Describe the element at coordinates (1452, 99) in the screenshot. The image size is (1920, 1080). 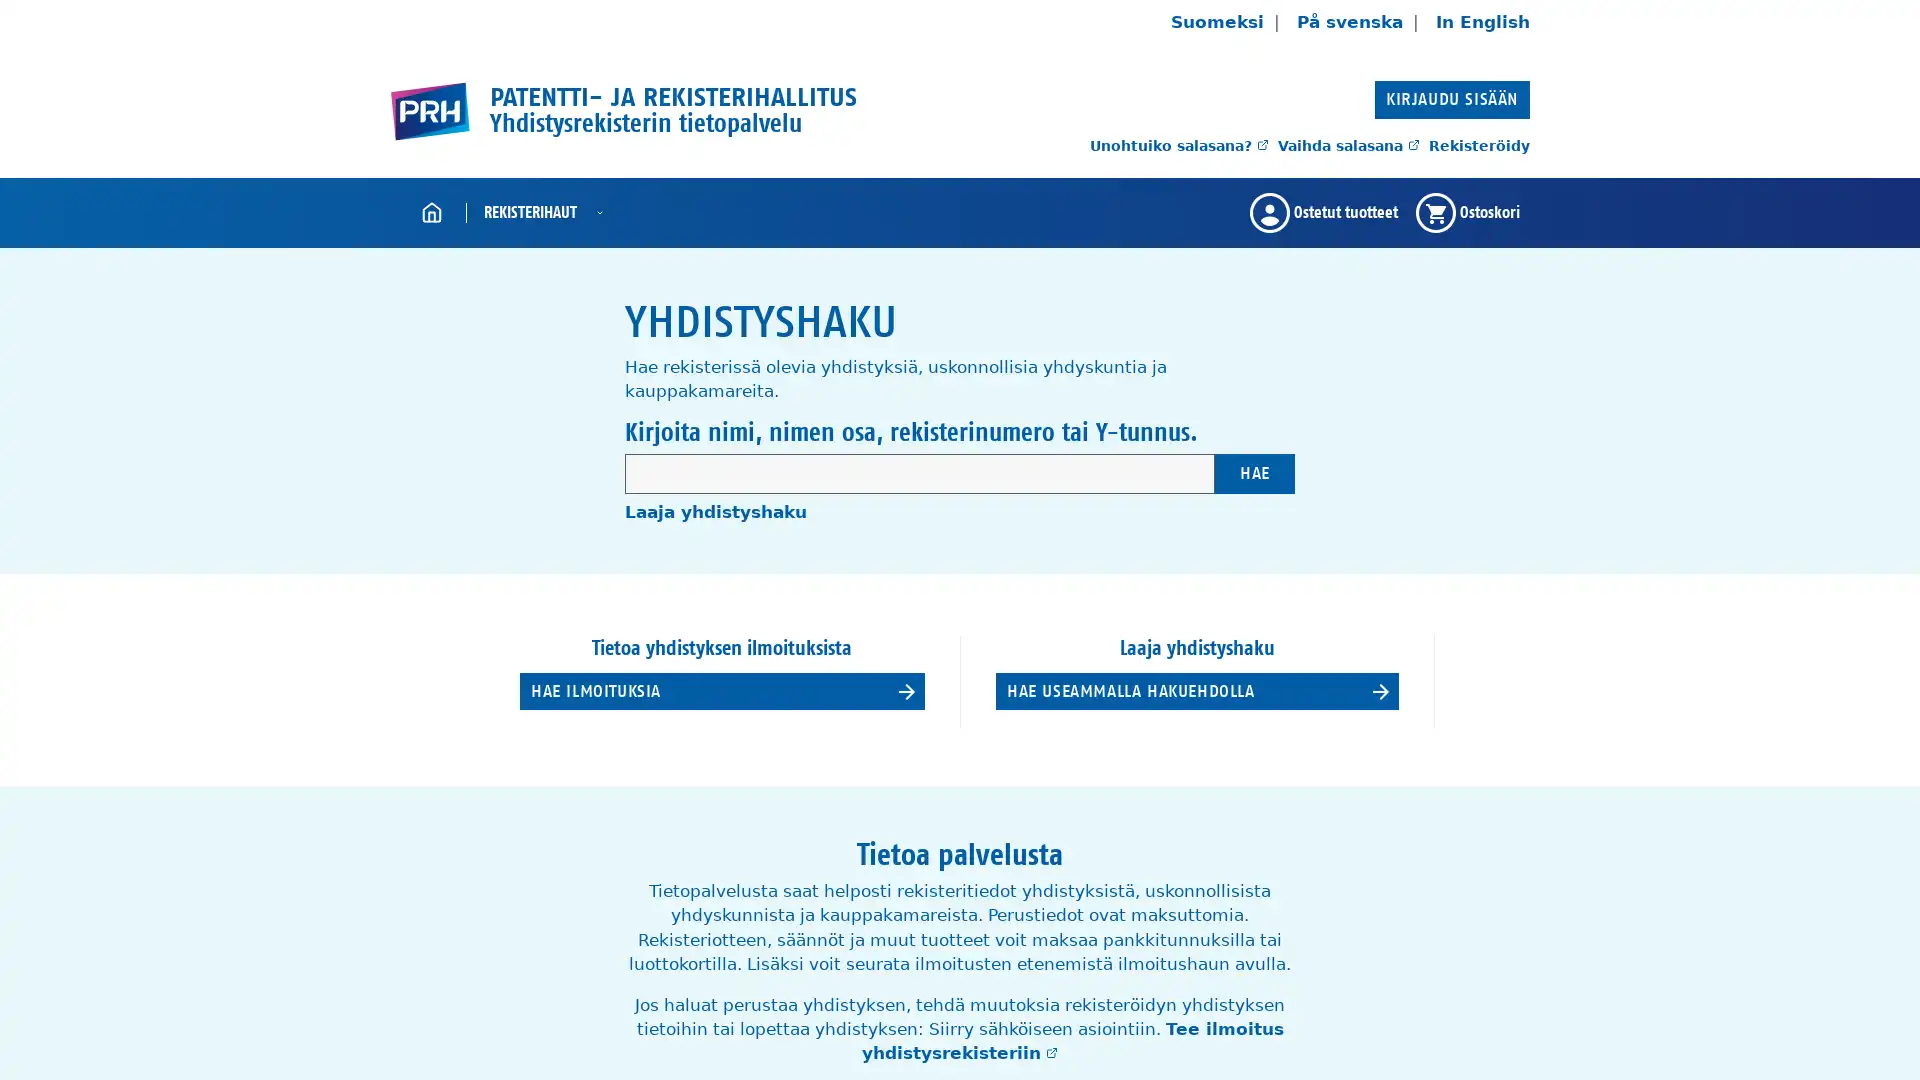
I see `Kirjaudu sisaan` at that location.